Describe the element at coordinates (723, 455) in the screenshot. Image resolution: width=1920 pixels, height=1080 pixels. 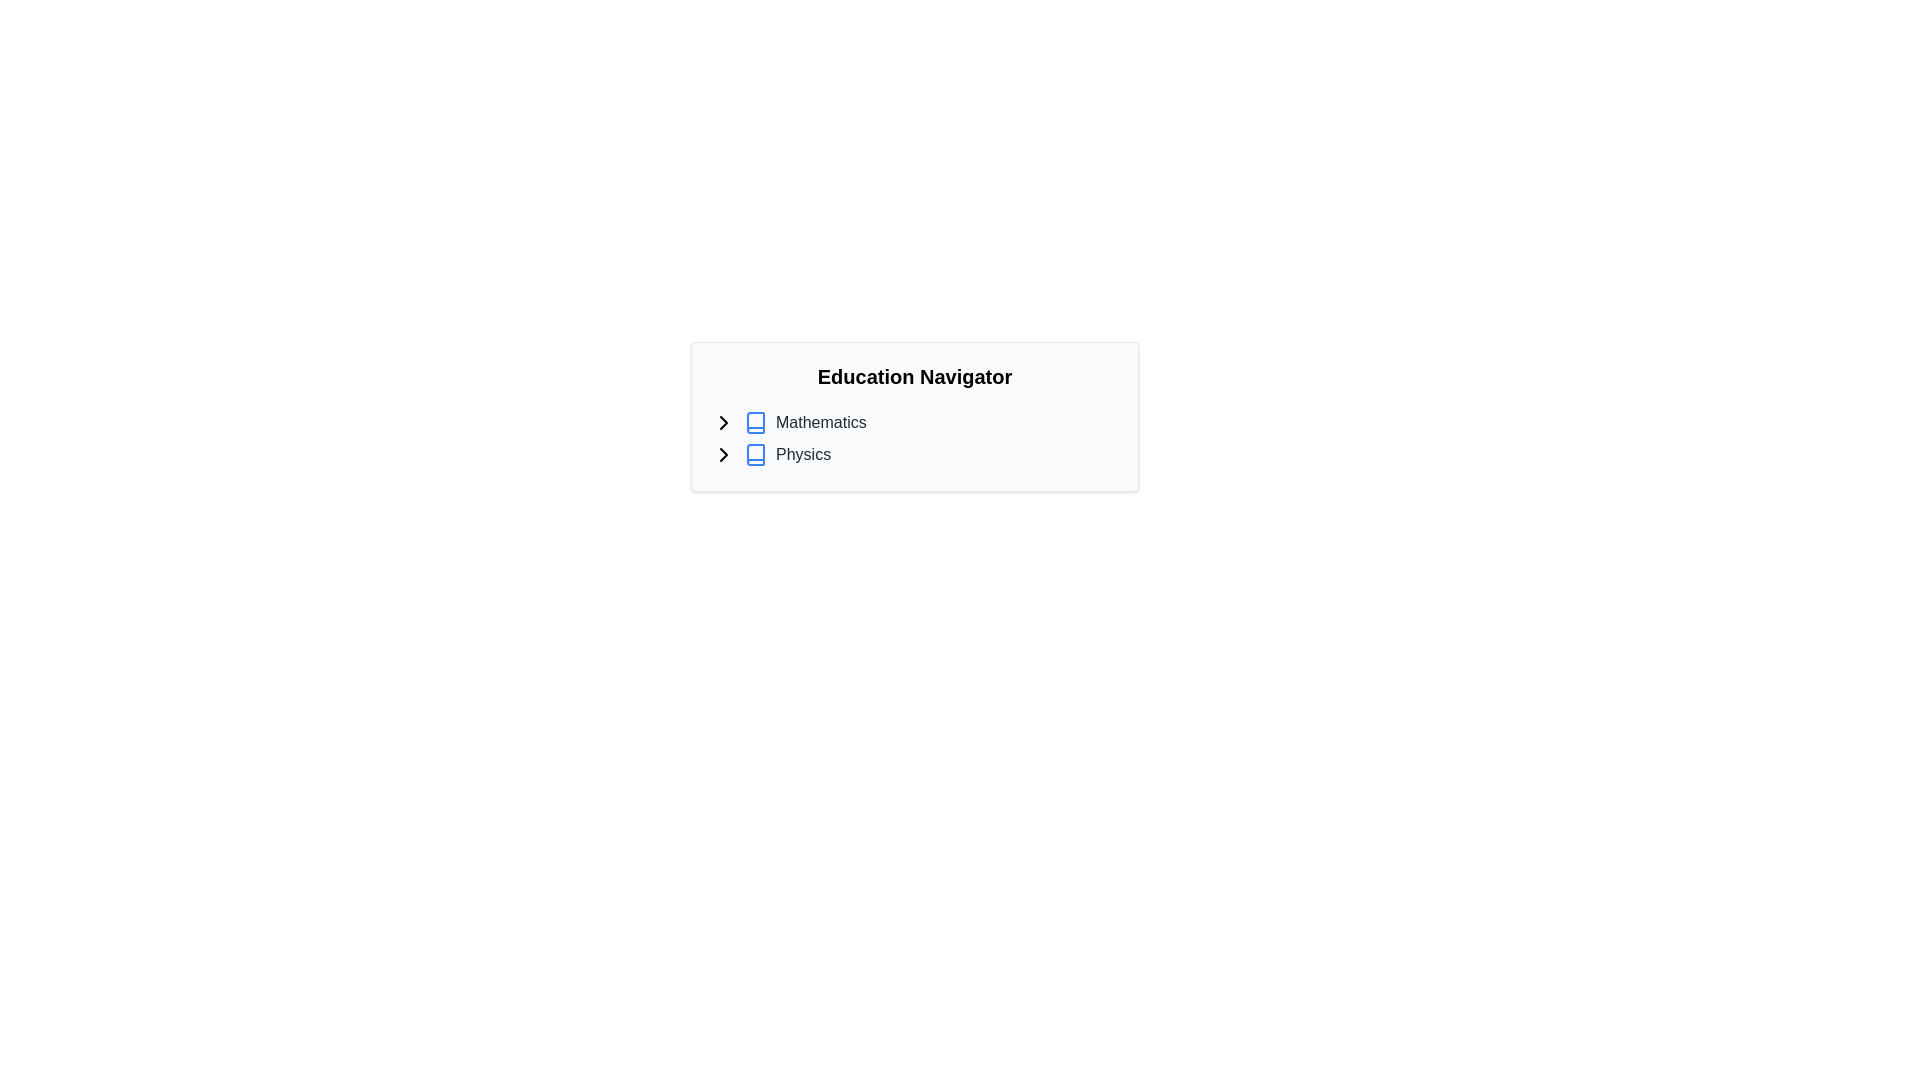
I see `the right-facing chevron icon located to the left of the text 'Physics' in the vertical navigational list` at that location.